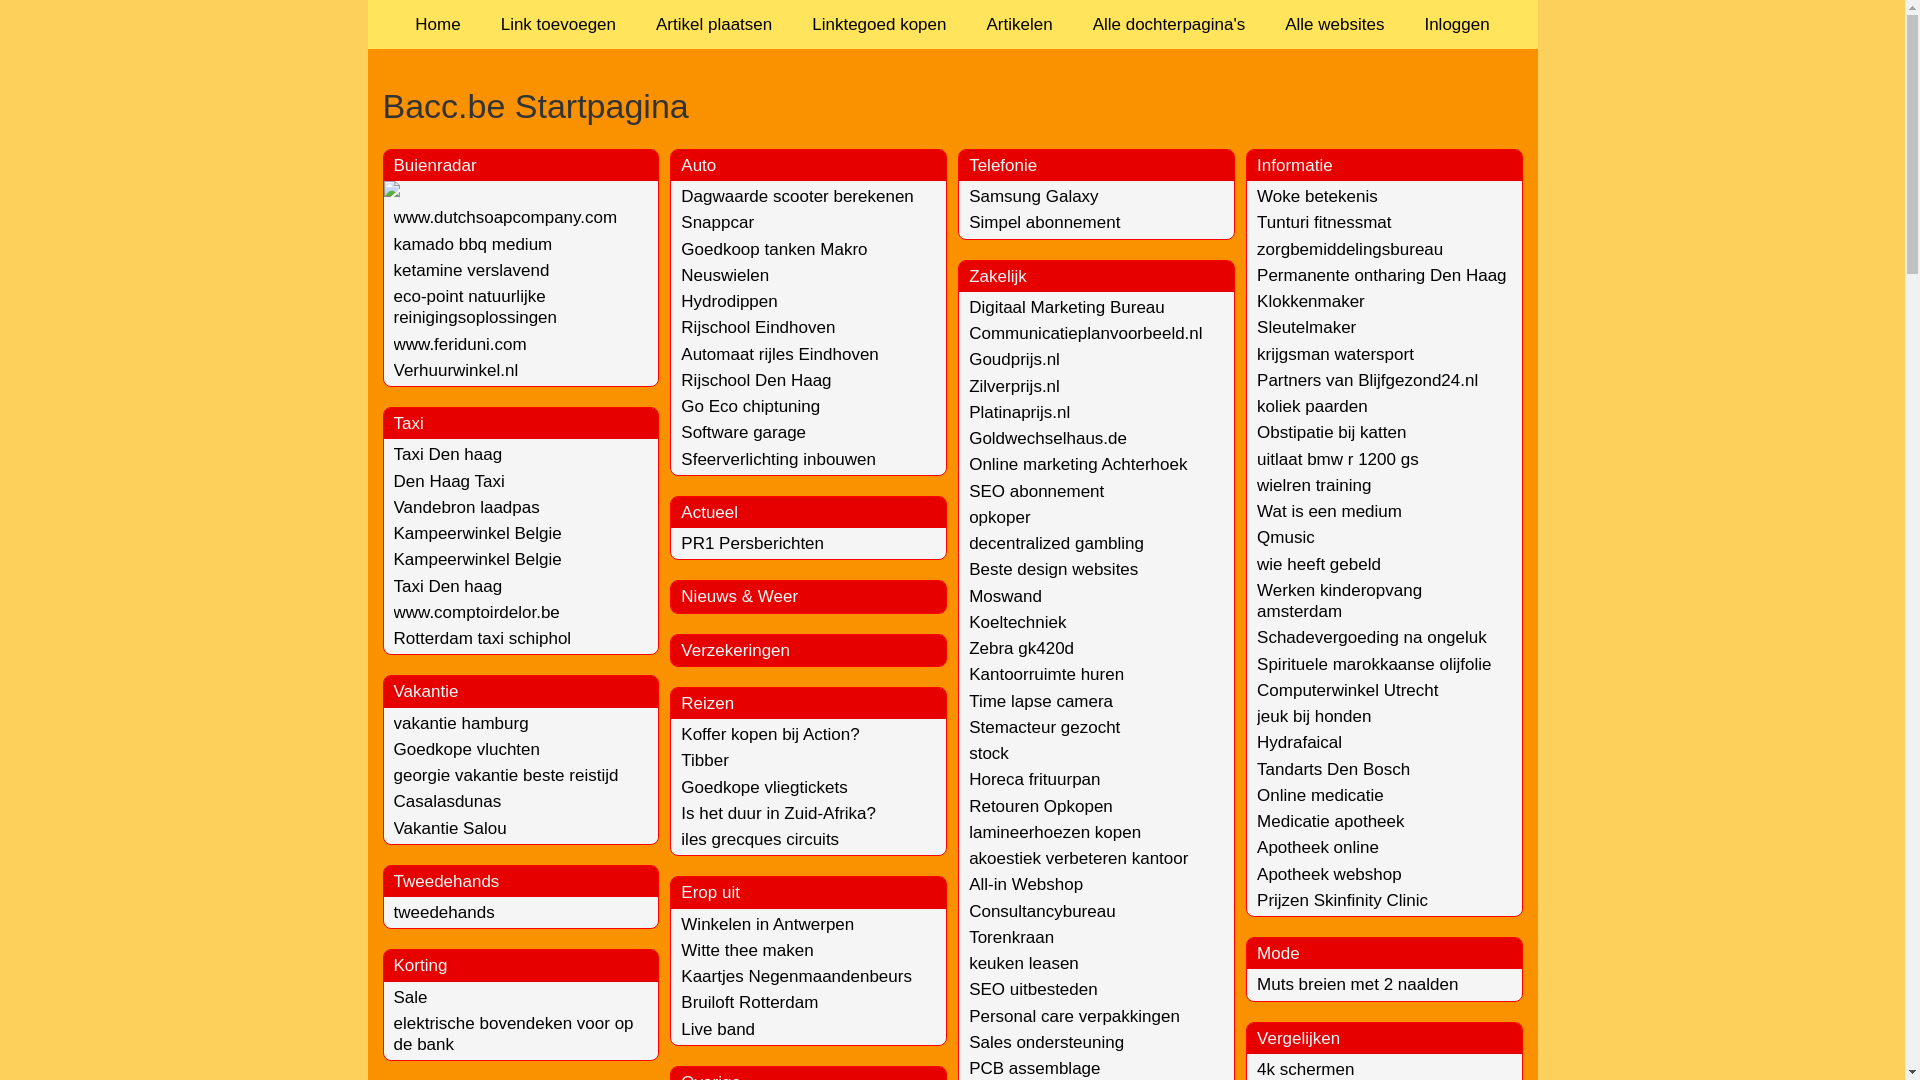  What do you see at coordinates (1335, 353) in the screenshot?
I see `'krijgsman watersport'` at bounding box center [1335, 353].